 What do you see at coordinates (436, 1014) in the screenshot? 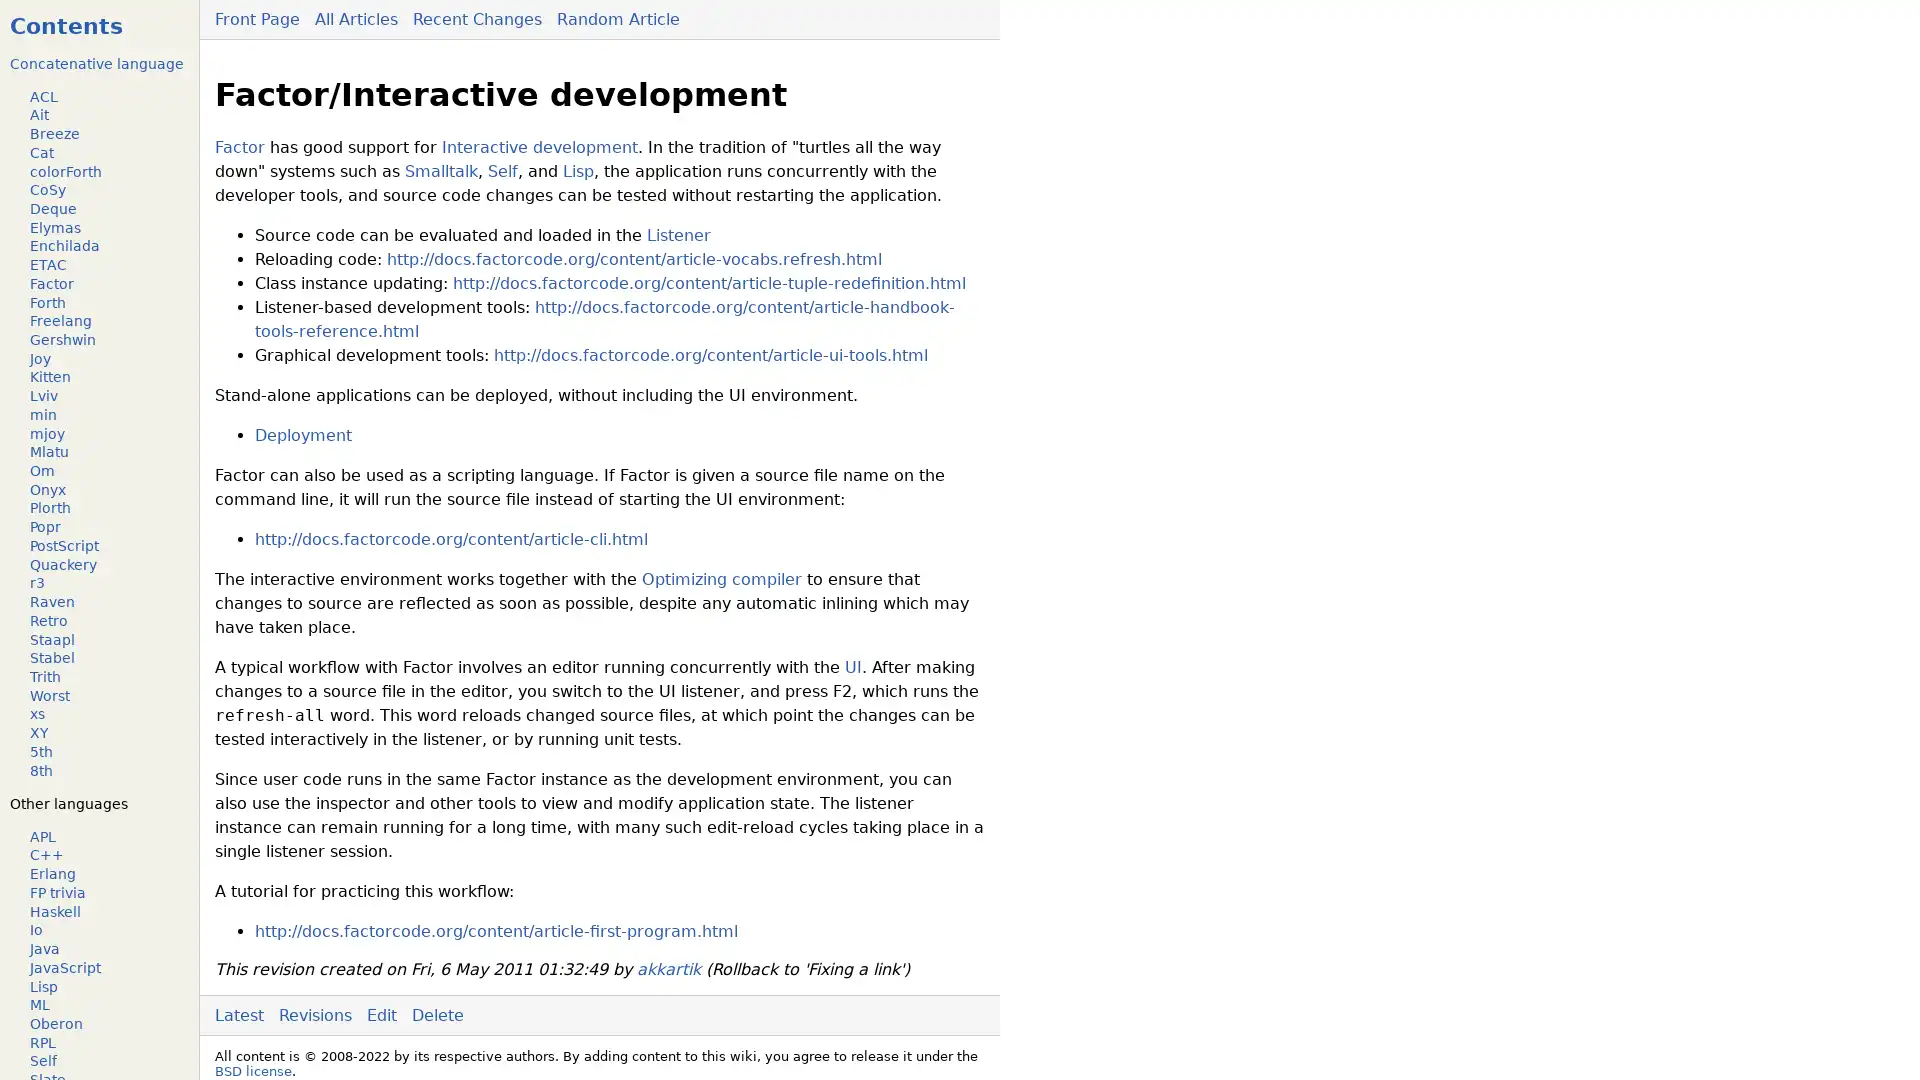
I see `Delete` at bounding box center [436, 1014].